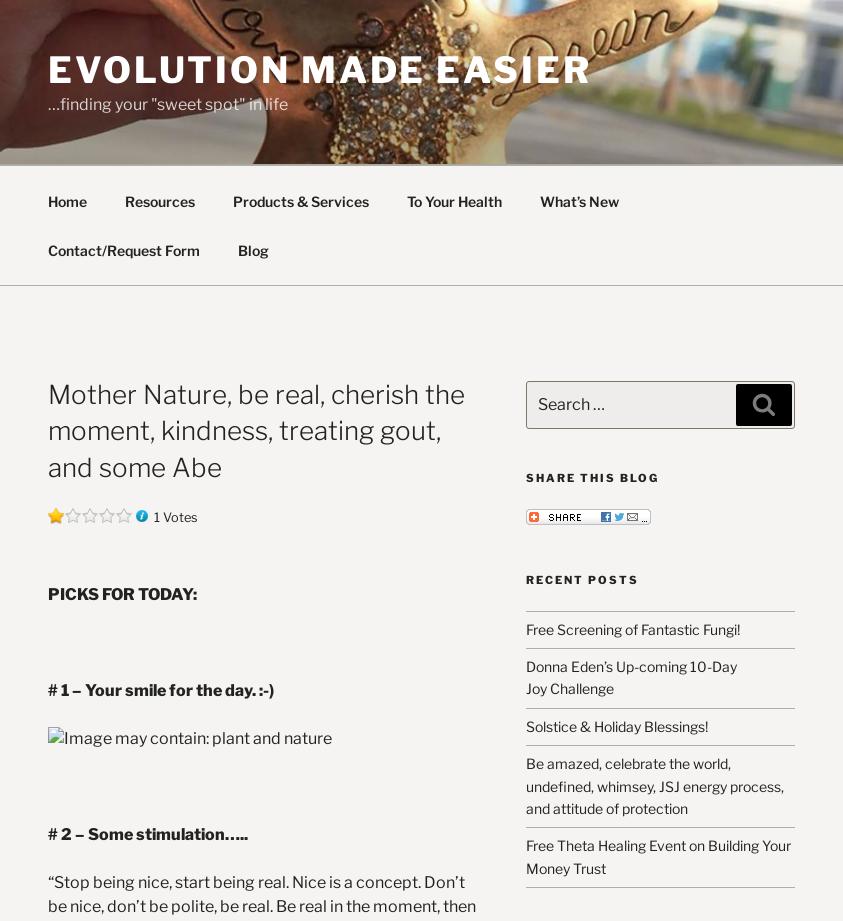 Image resolution: width=843 pixels, height=921 pixels. Describe the element at coordinates (236, 248) in the screenshot. I see `'Blog'` at that location.